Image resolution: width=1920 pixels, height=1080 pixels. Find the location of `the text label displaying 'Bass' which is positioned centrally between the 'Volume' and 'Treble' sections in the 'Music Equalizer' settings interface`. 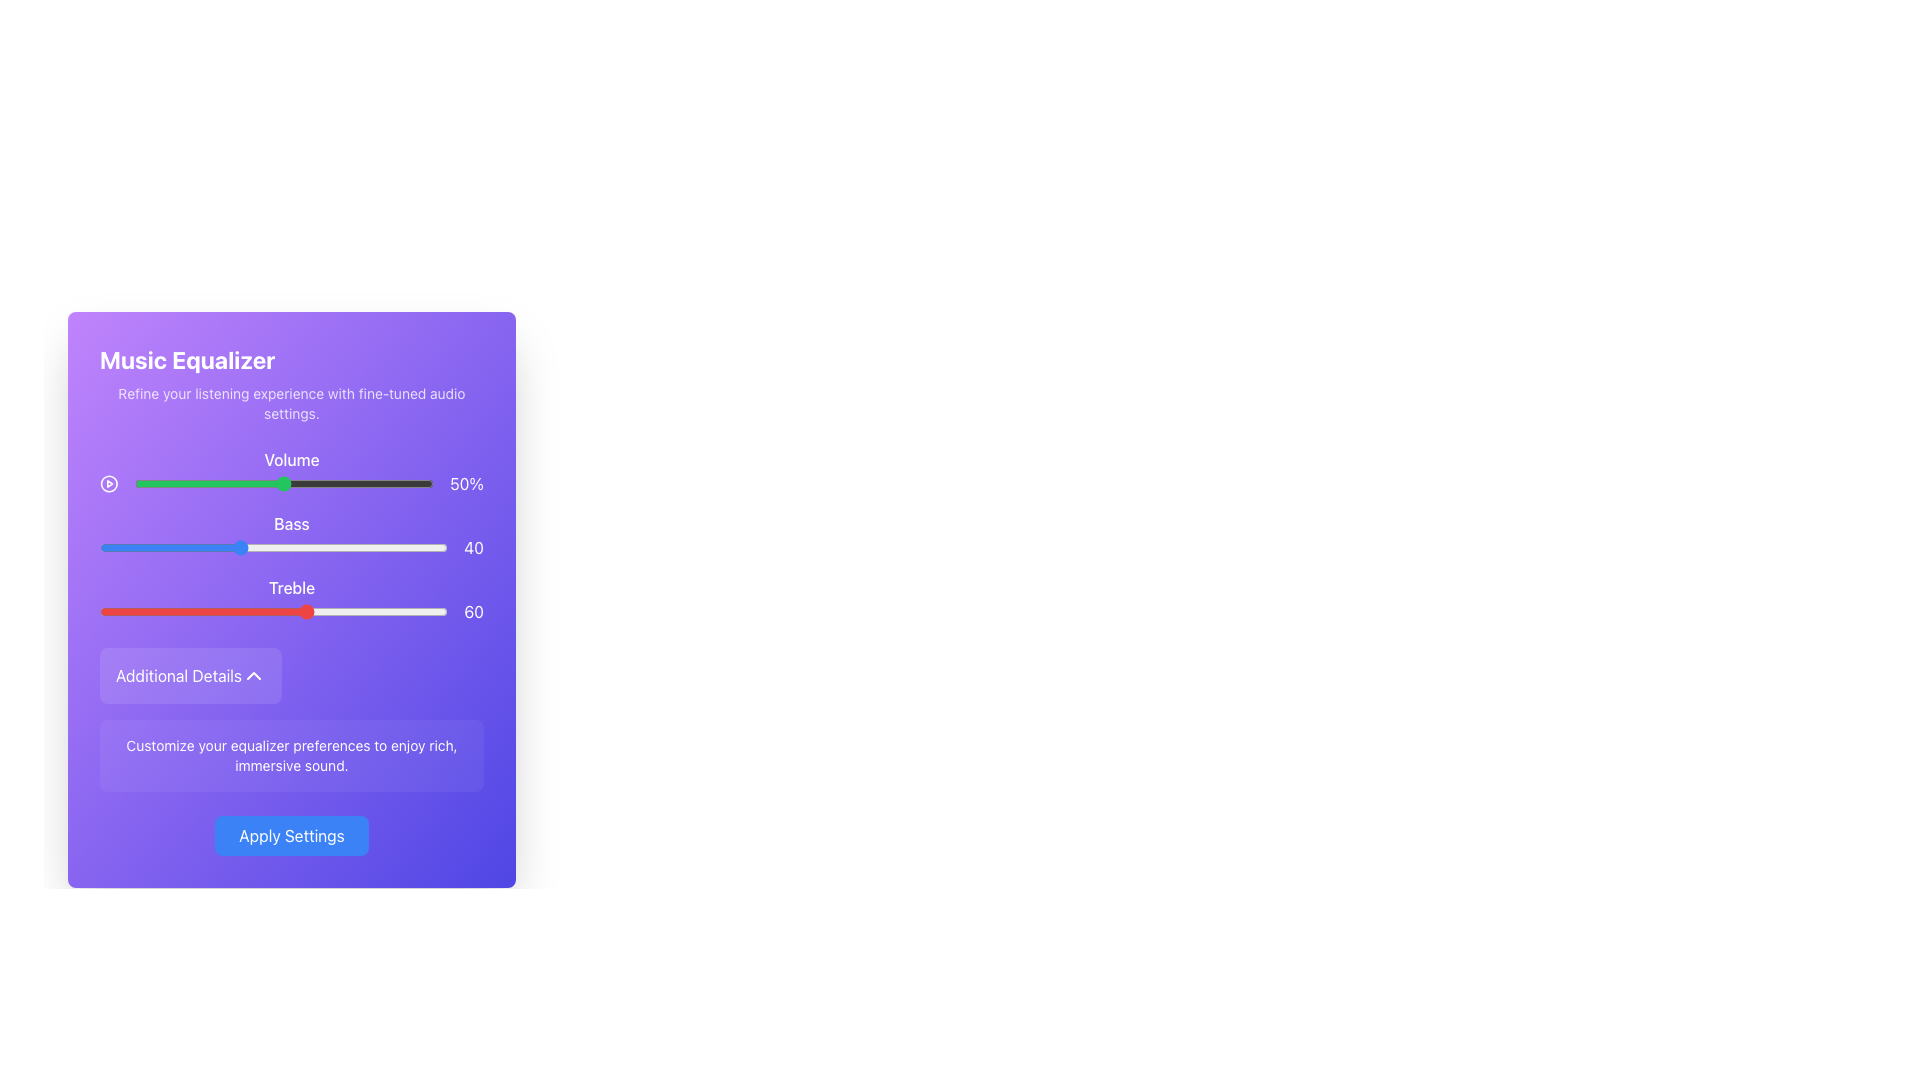

the text label displaying 'Bass' which is positioned centrally between the 'Volume' and 'Treble' sections in the 'Music Equalizer' settings interface is located at coordinates (291, 523).